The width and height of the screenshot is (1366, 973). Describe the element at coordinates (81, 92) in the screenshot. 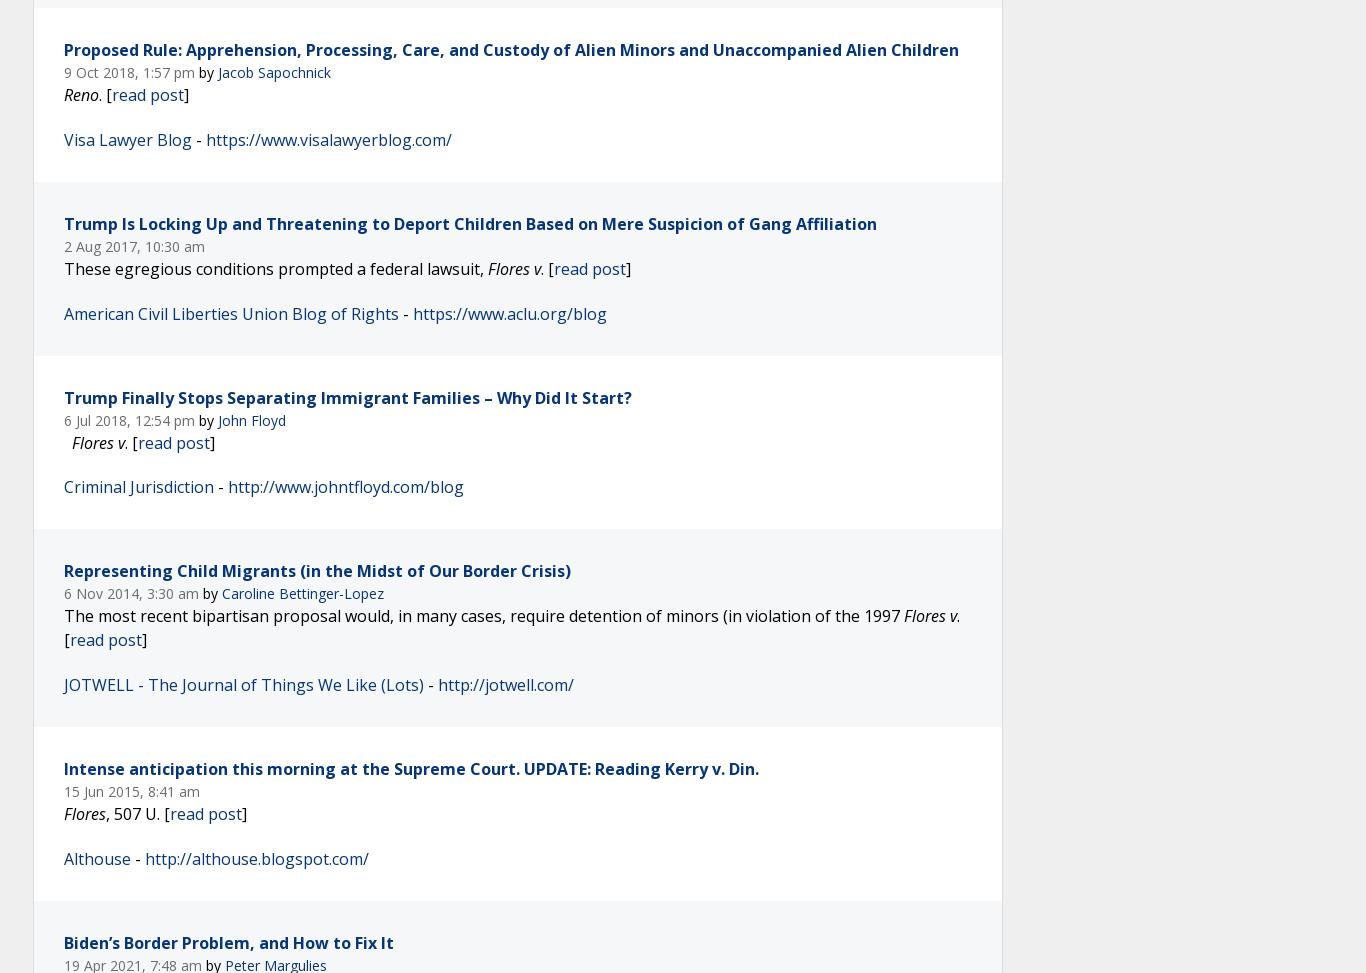

I see `'Reno'` at that location.